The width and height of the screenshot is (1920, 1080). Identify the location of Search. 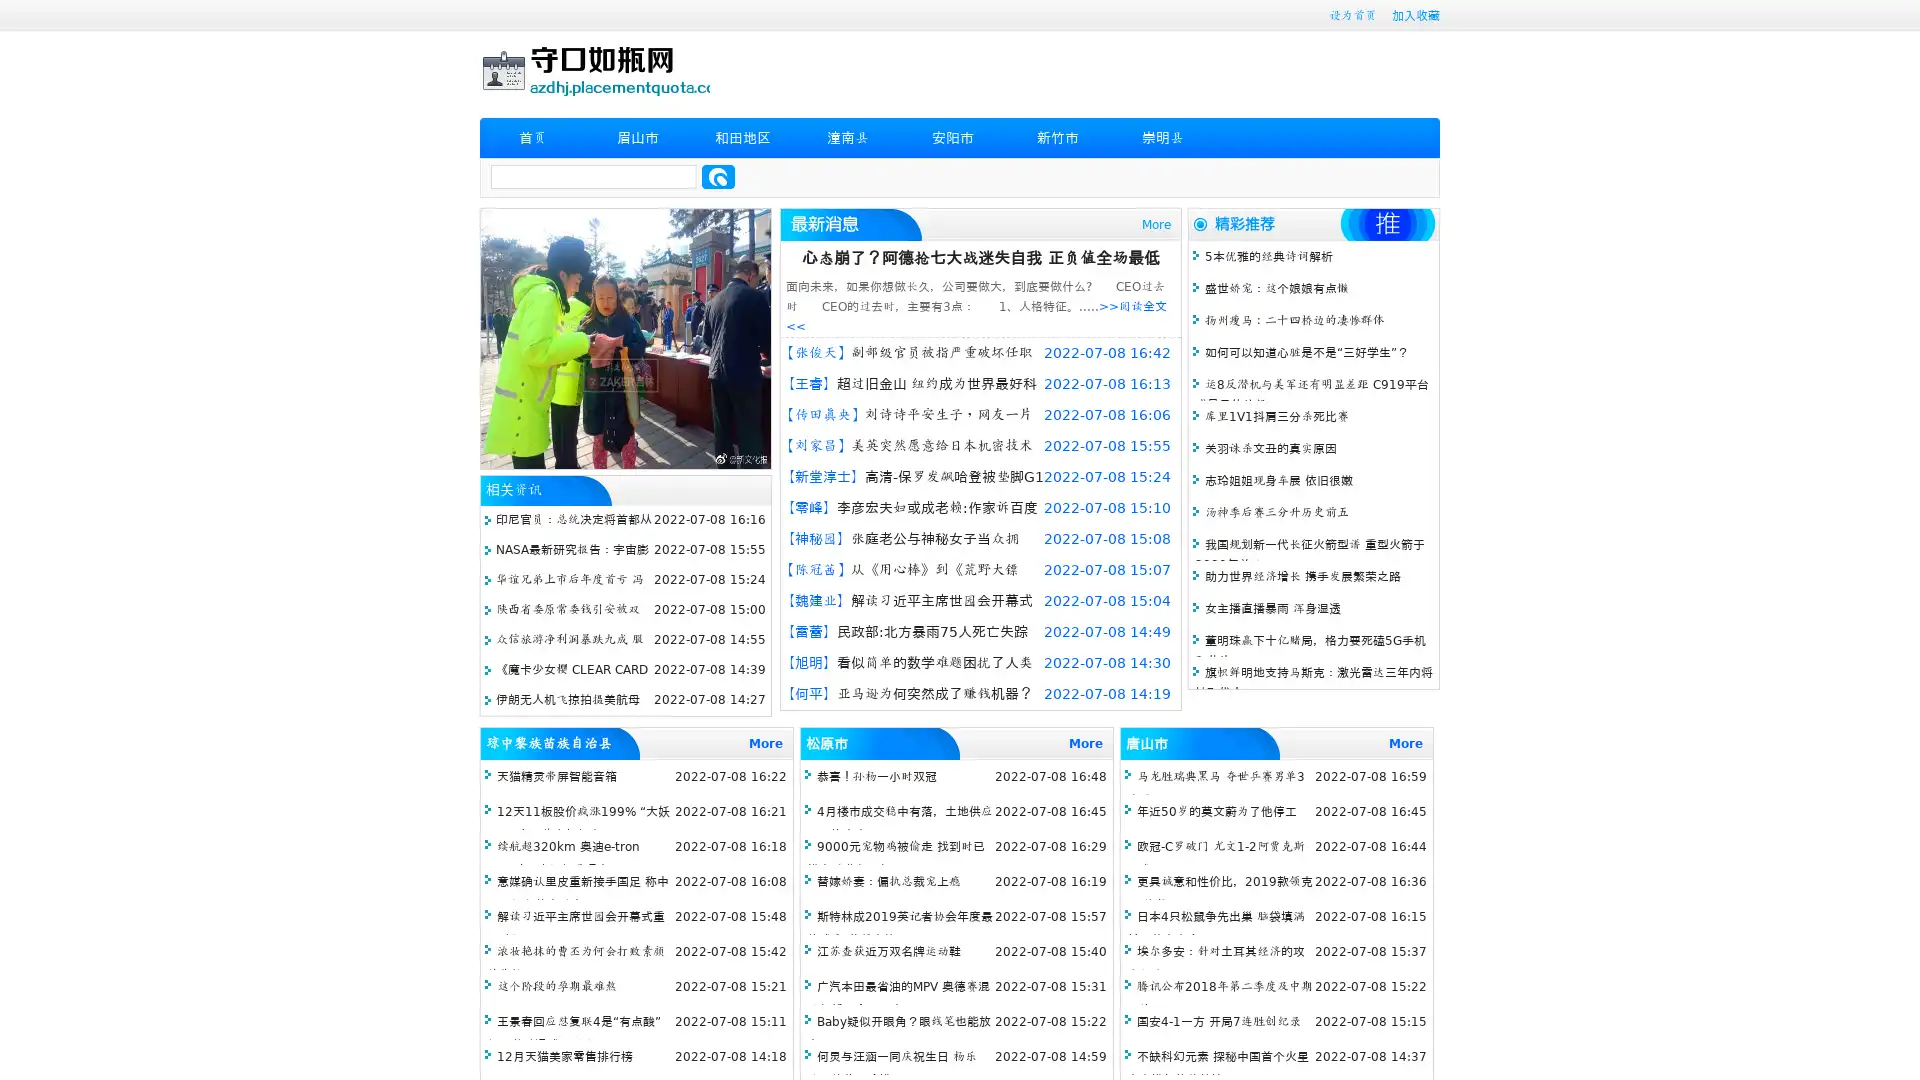
(718, 176).